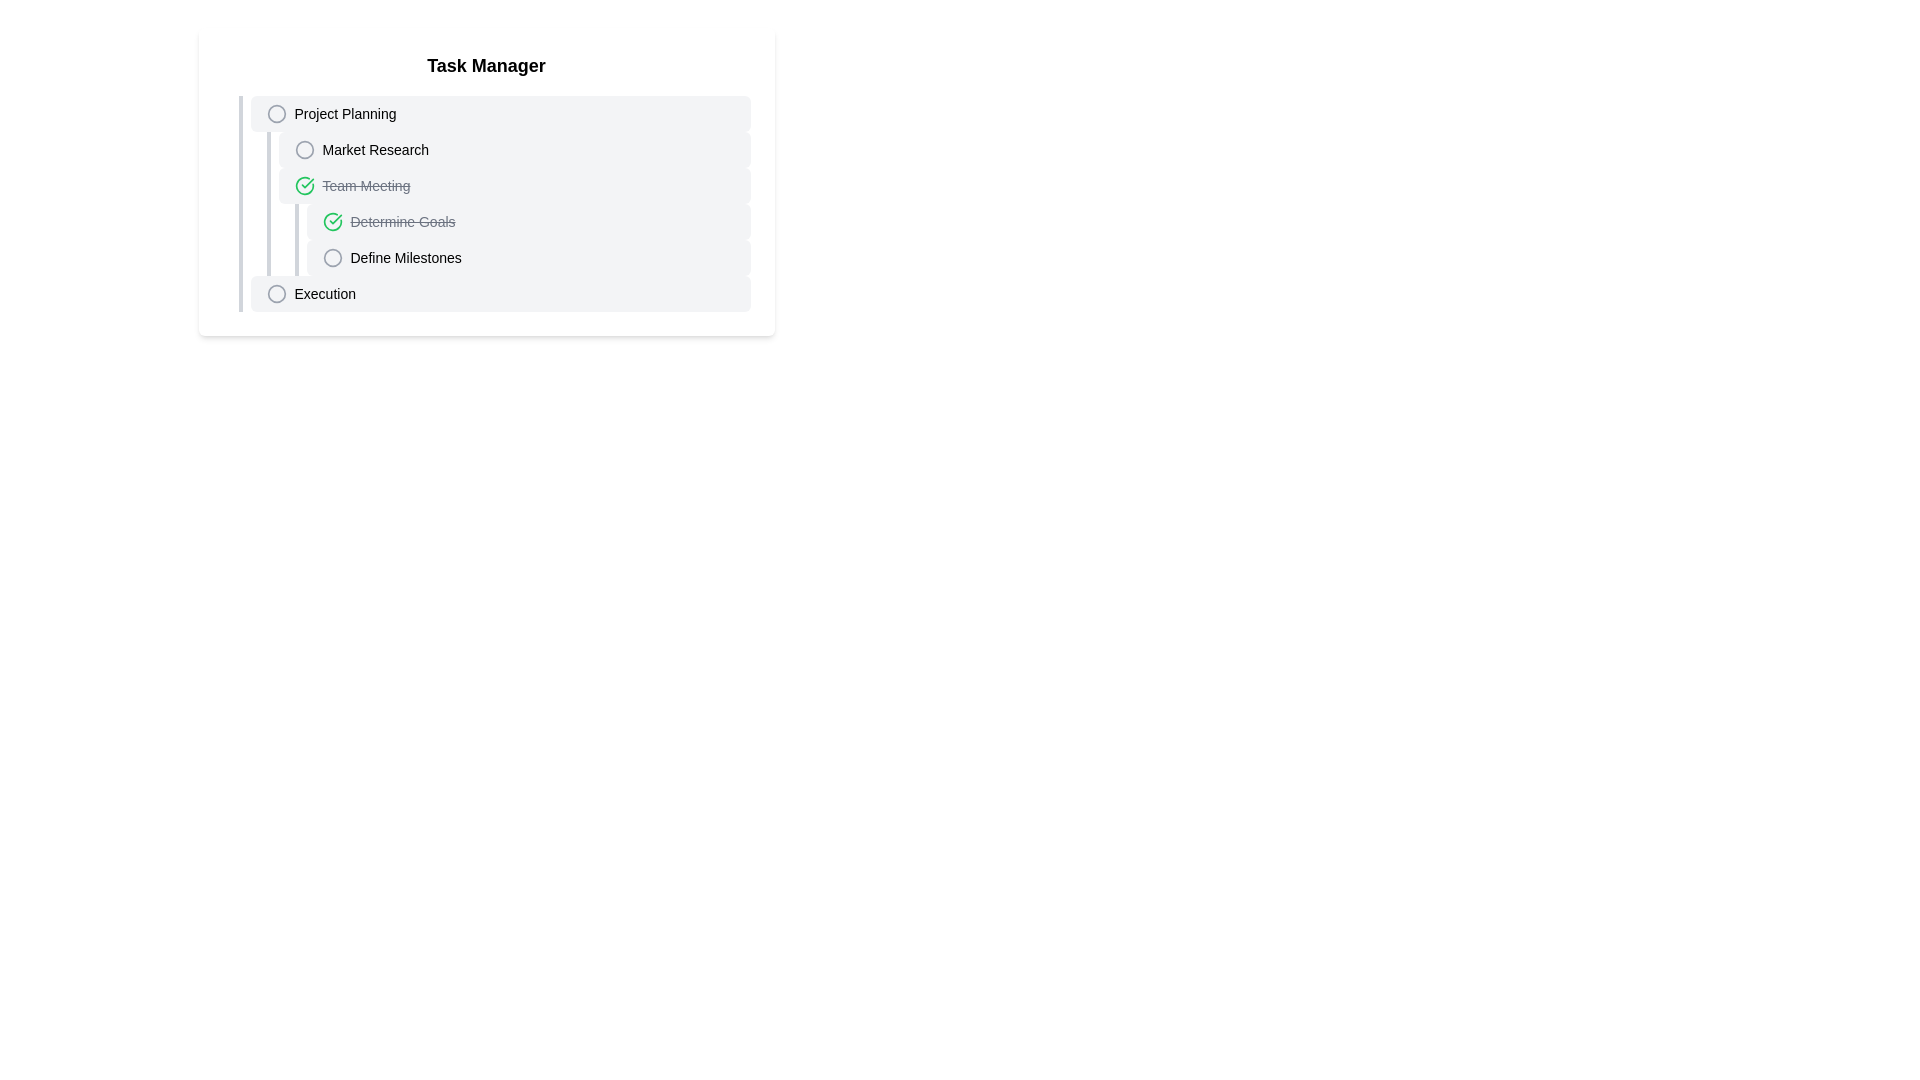 This screenshot has height=1080, width=1920. What do you see at coordinates (522, 222) in the screenshot?
I see `the list item labeled 'Determine Goals'` at bounding box center [522, 222].